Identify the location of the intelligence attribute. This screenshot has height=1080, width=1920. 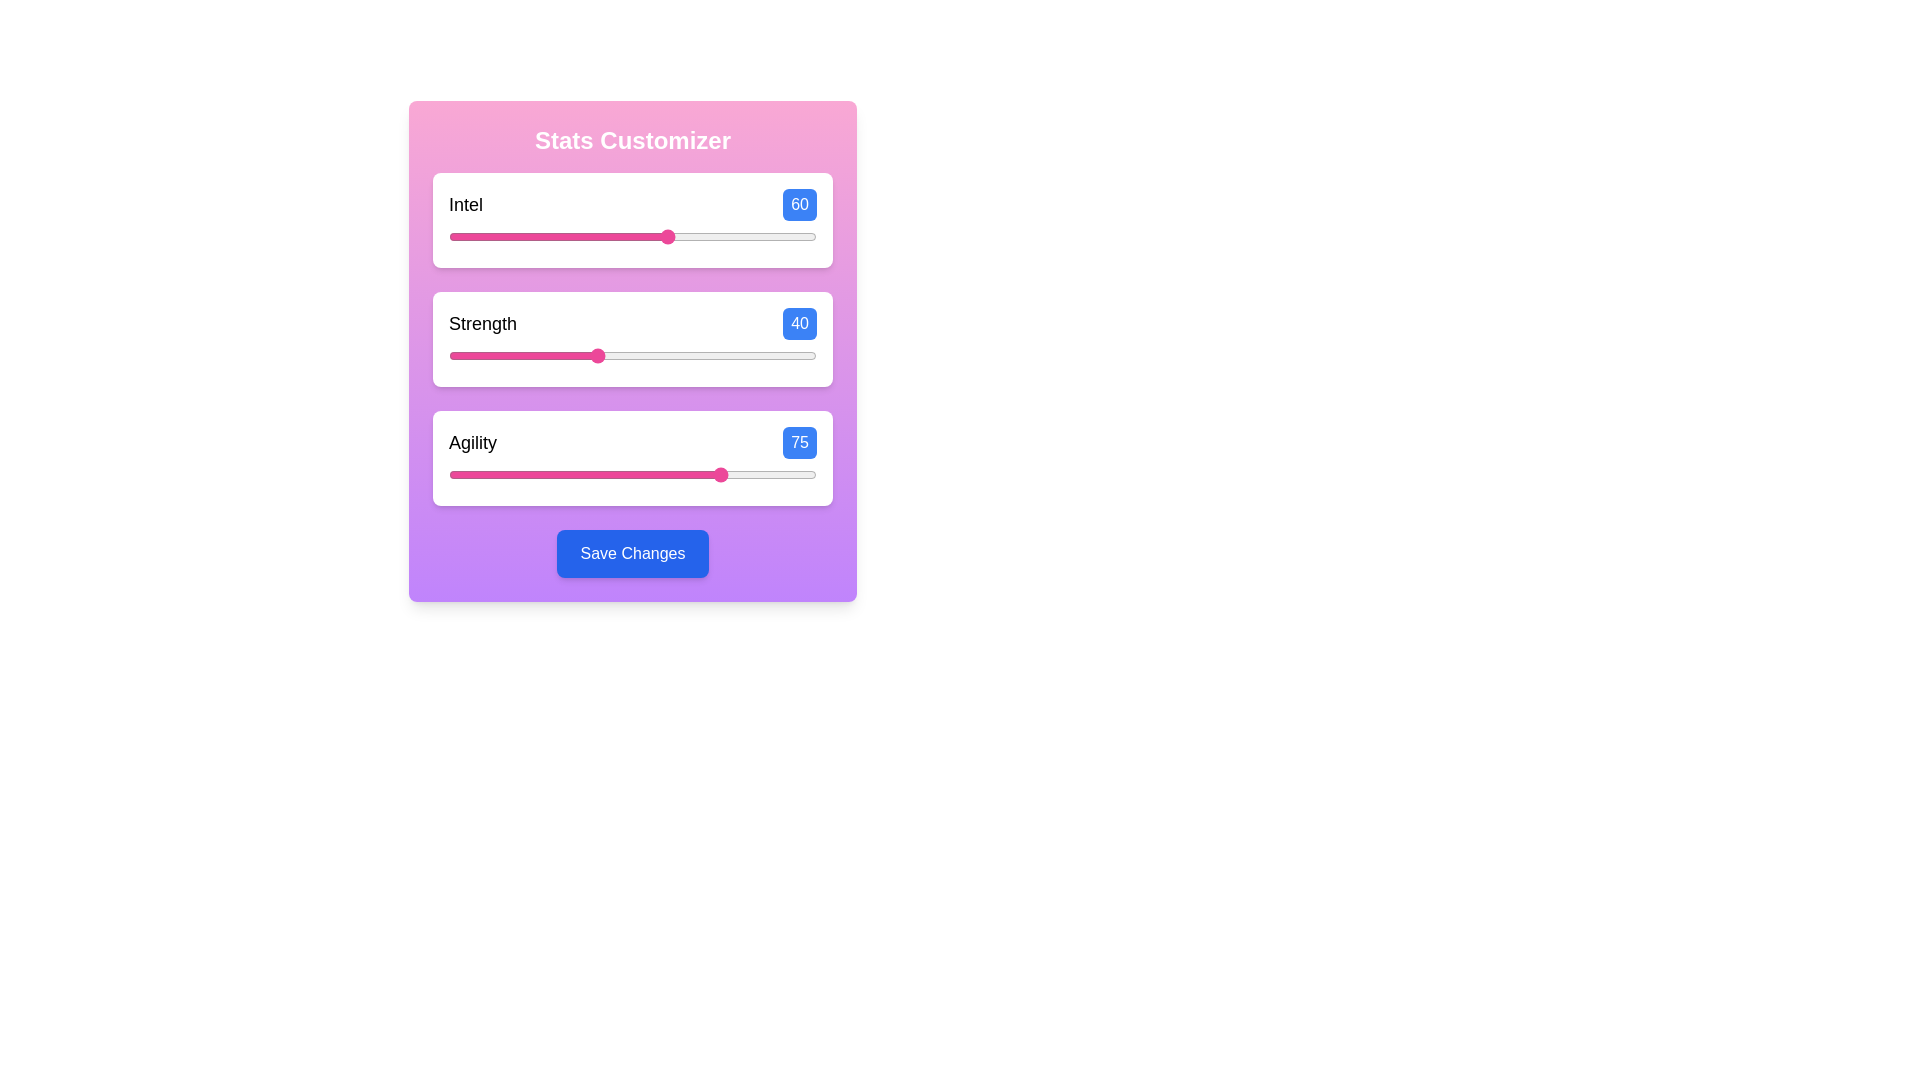
(666, 235).